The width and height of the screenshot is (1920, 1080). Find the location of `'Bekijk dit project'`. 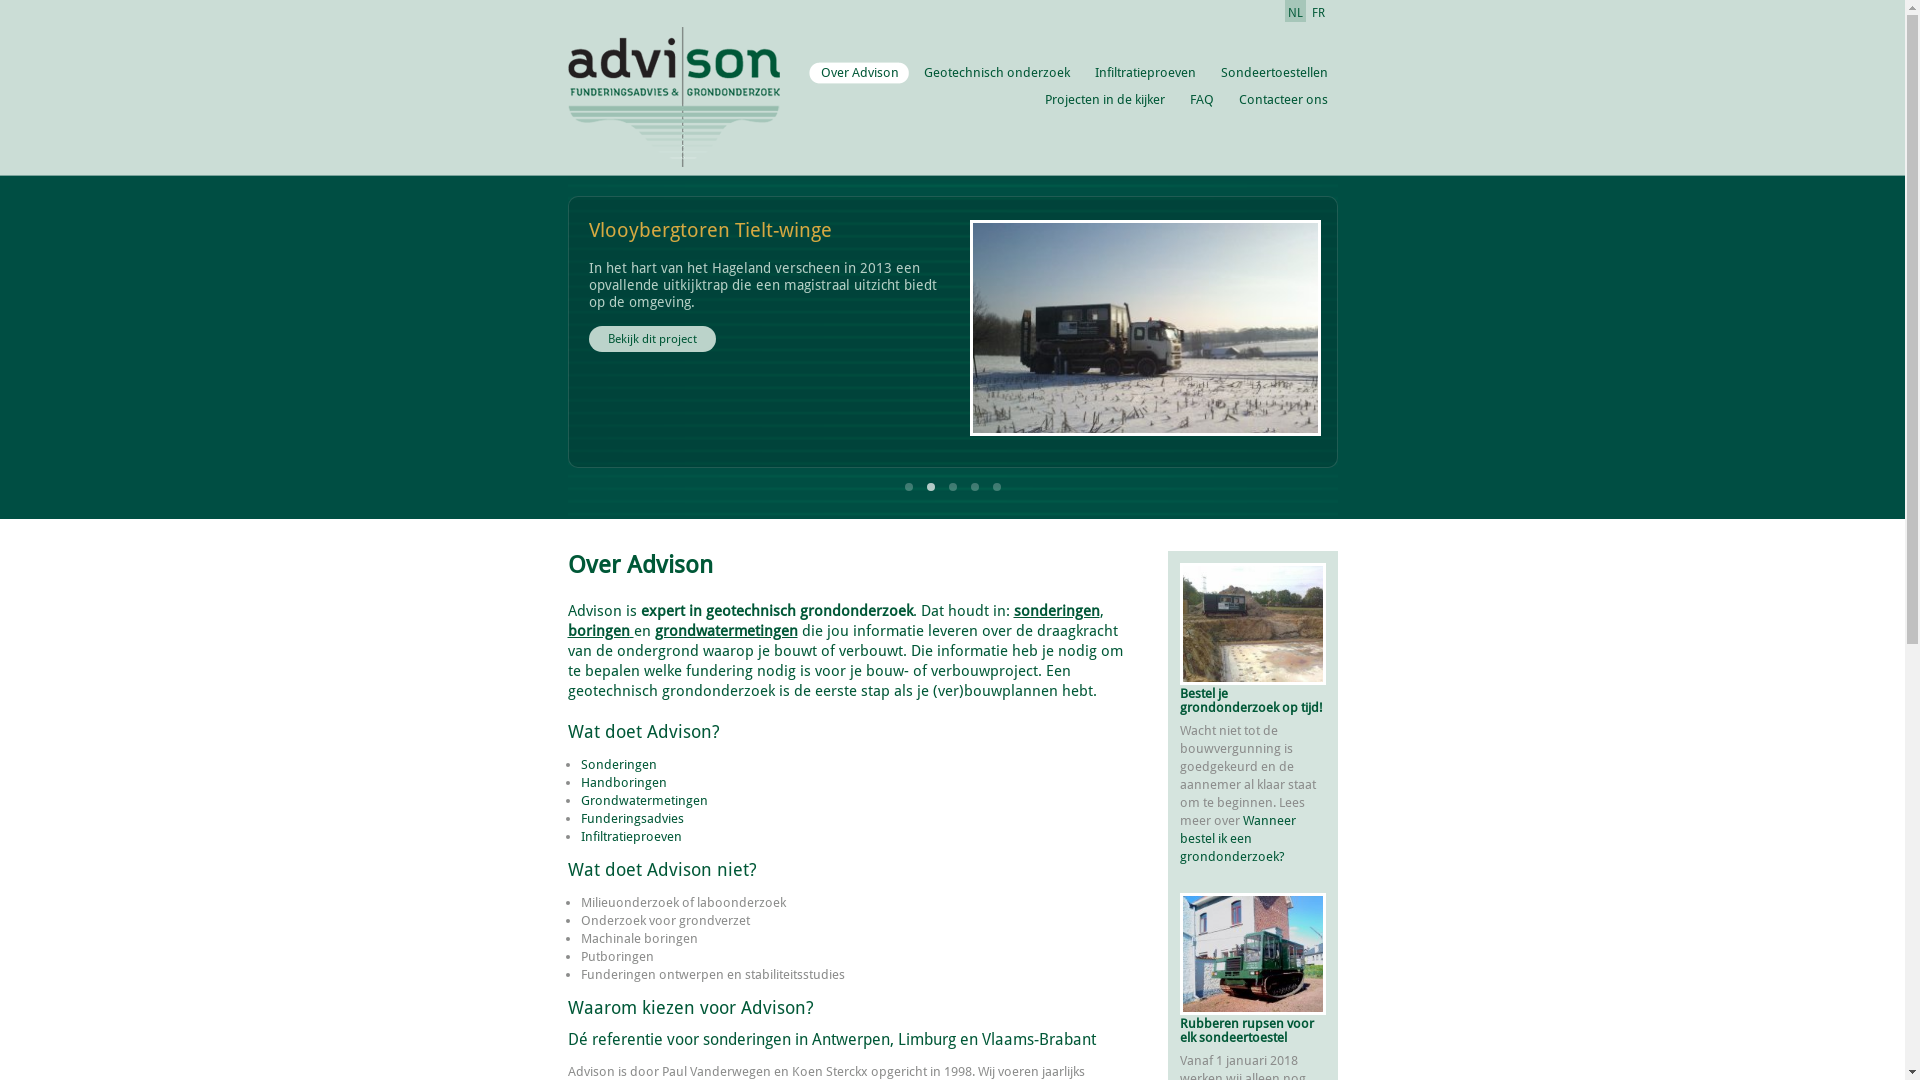

'Bekijk dit project' is located at coordinates (651, 338).